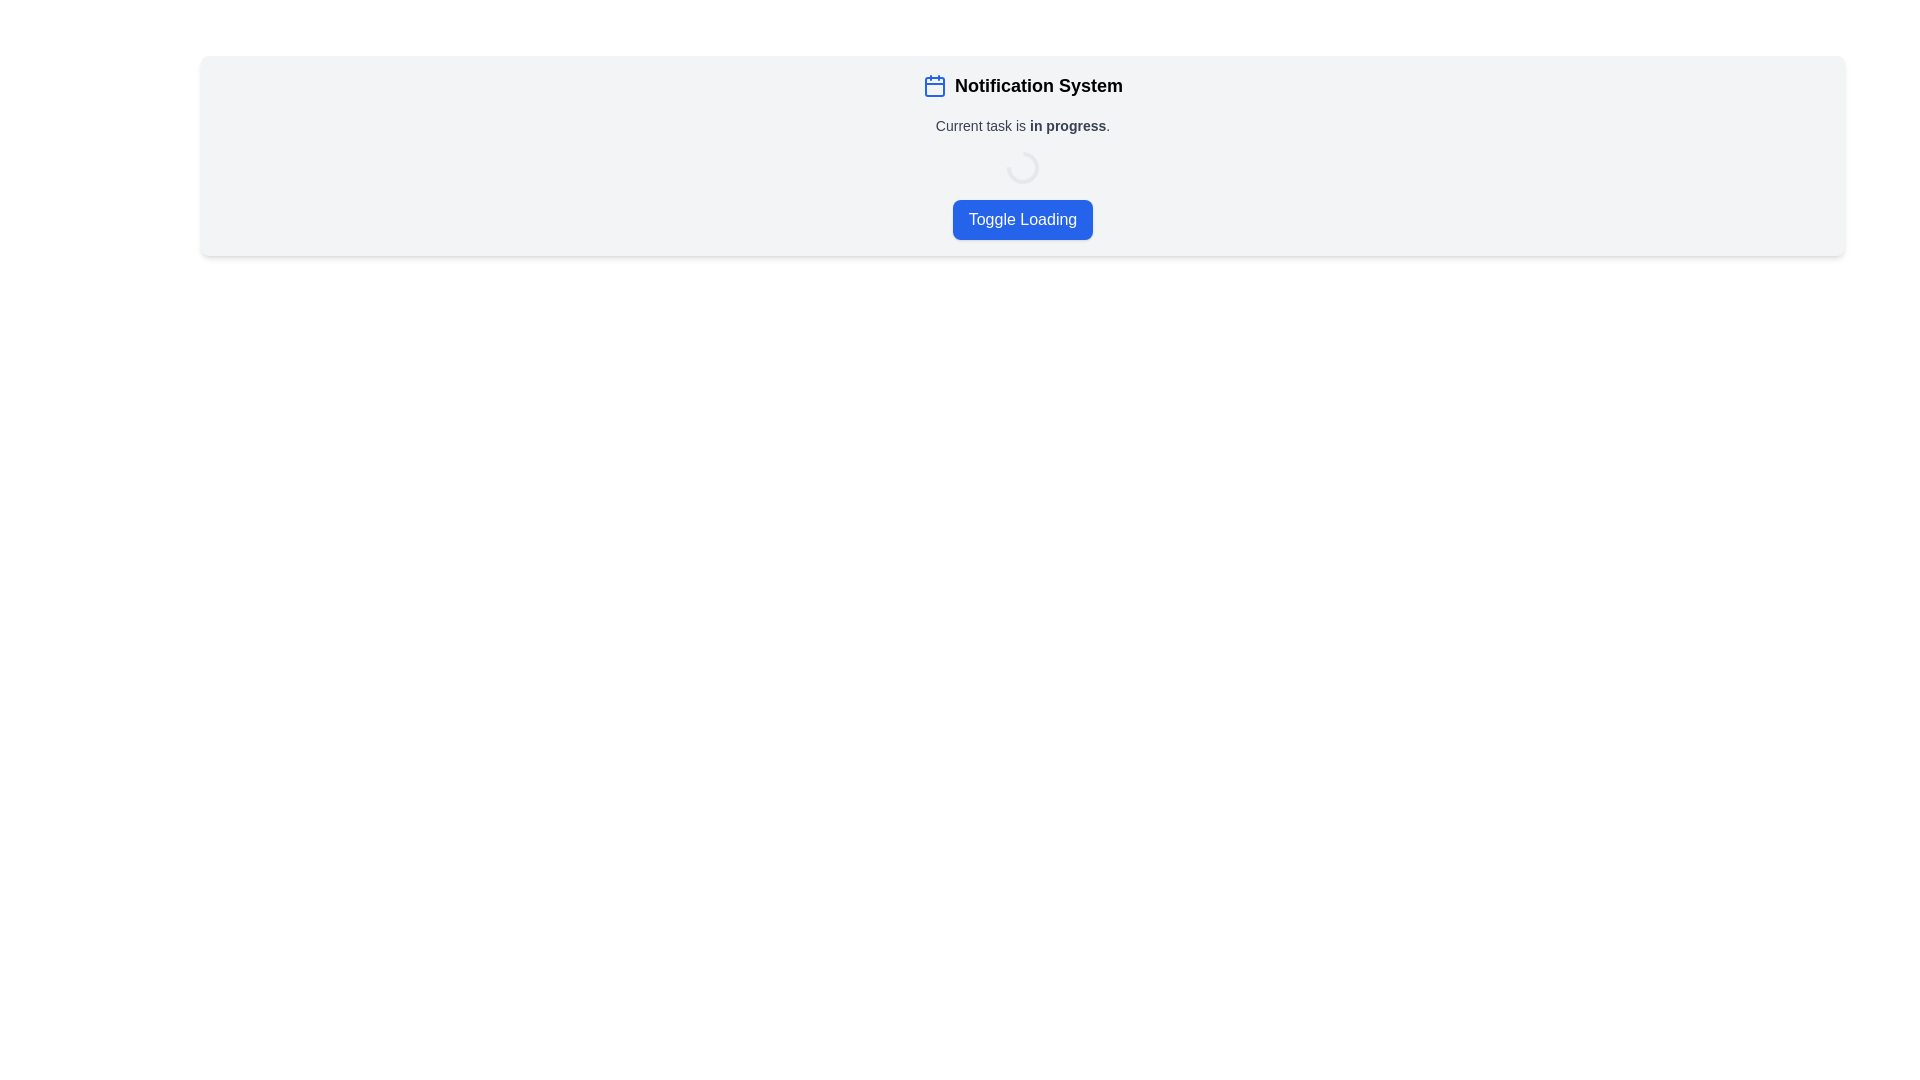 The height and width of the screenshot is (1080, 1920). What do you see at coordinates (1022, 219) in the screenshot?
I see `the toggle button located centrally in the notification interface to observe visual feedback` at bounding box center [1022, 219].